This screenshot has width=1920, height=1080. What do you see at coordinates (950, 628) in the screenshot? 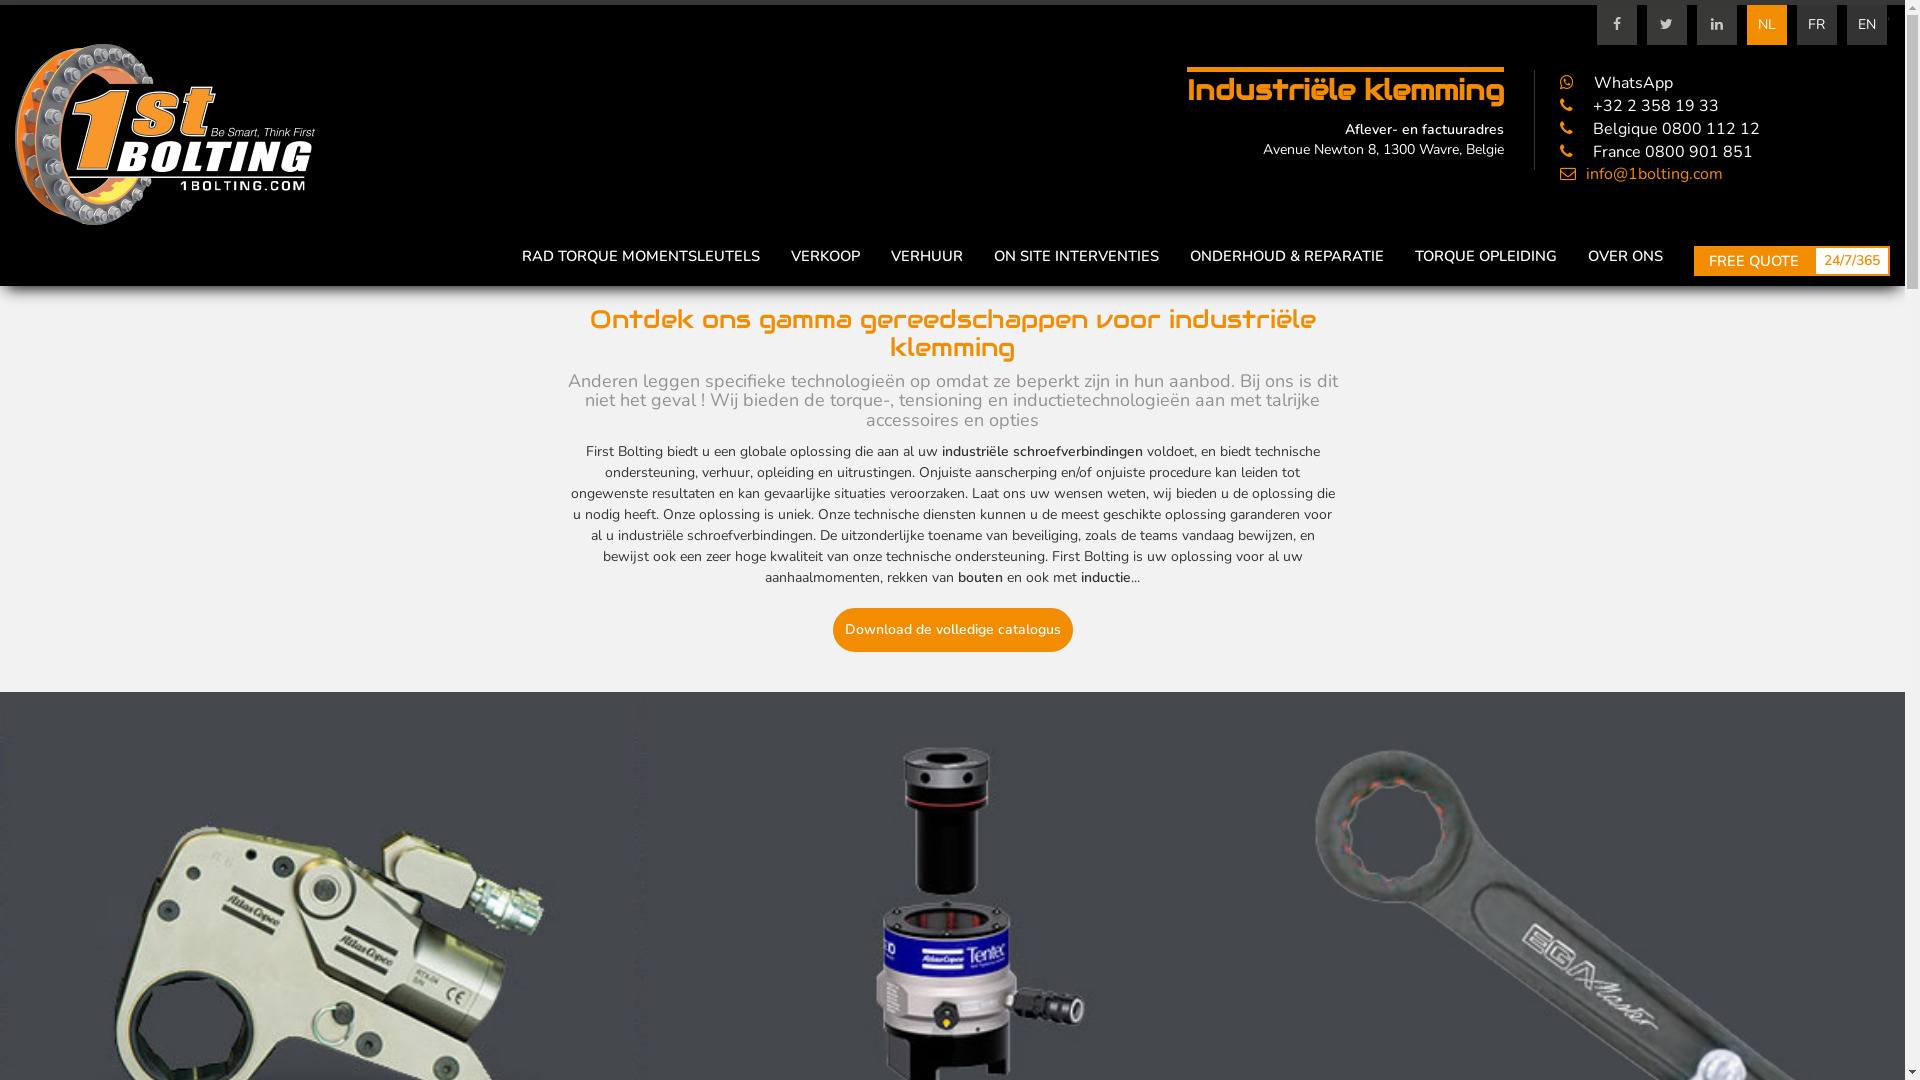
I see `'Download de volledige catalogus'` at bounding box center [950, 628].